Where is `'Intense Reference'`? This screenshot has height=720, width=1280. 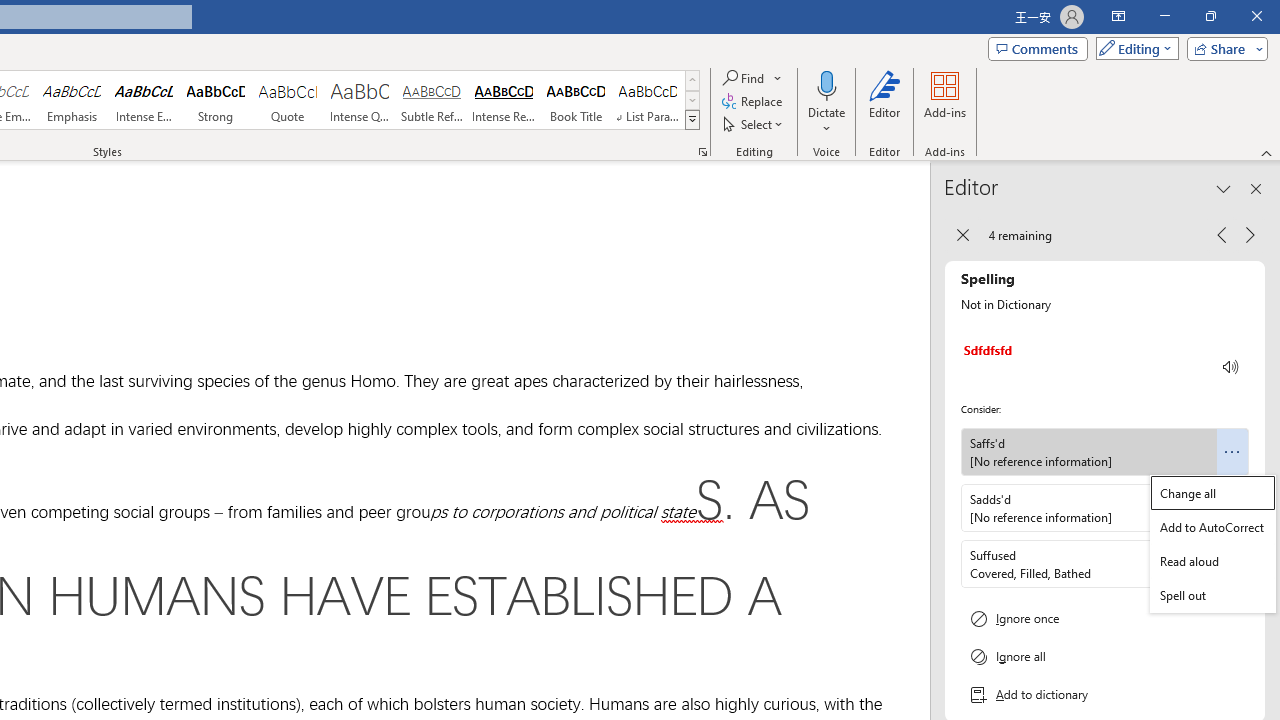
'Intense Reference' is located at coordinates (504, 100).